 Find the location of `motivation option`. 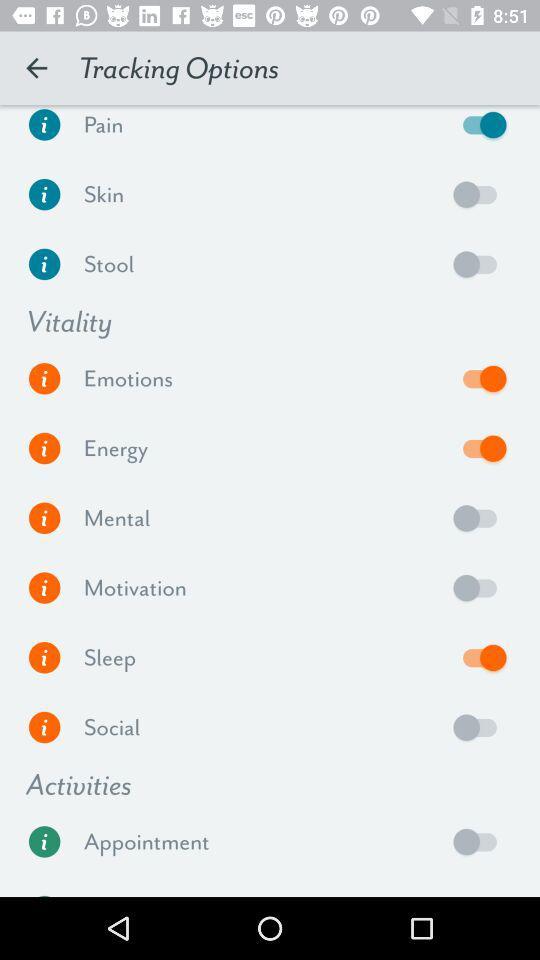

motivation option is located at coordinates (479, 588).